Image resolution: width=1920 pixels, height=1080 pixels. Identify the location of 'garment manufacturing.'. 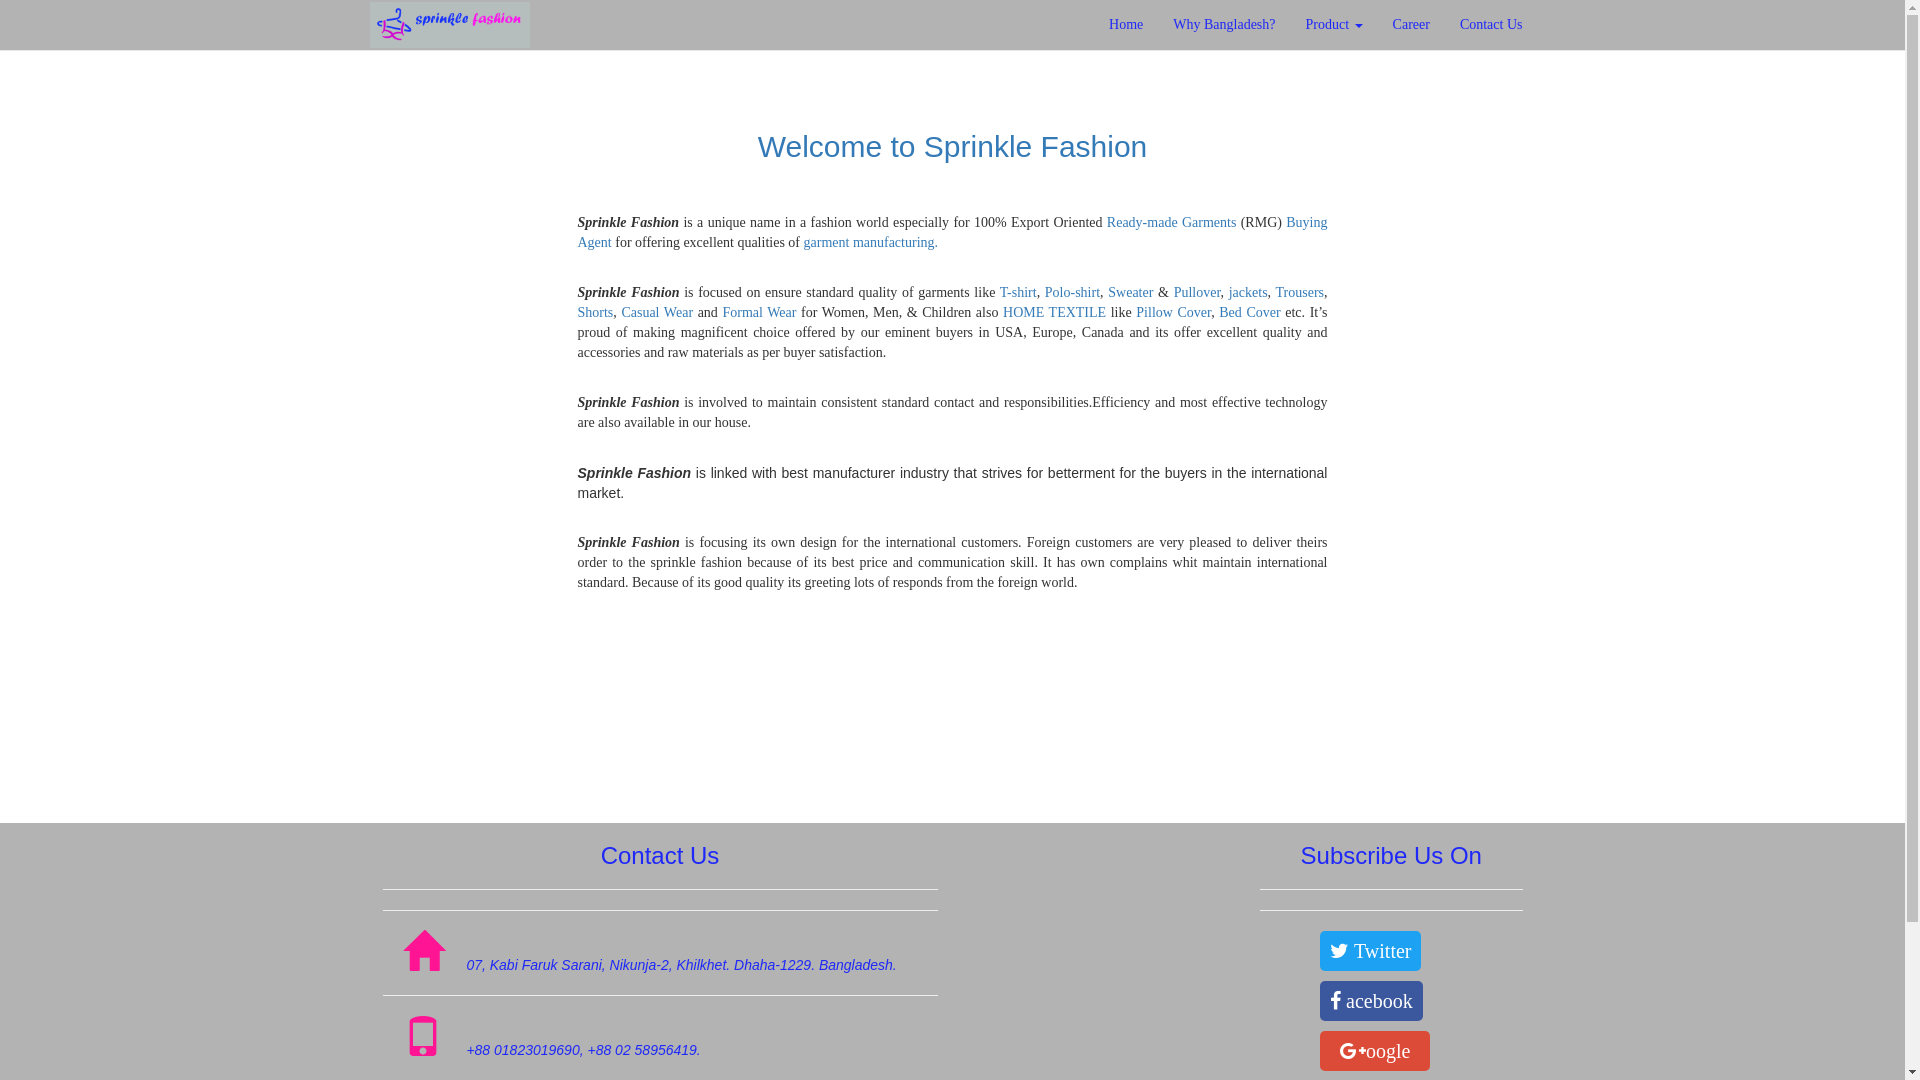
(871, 241).